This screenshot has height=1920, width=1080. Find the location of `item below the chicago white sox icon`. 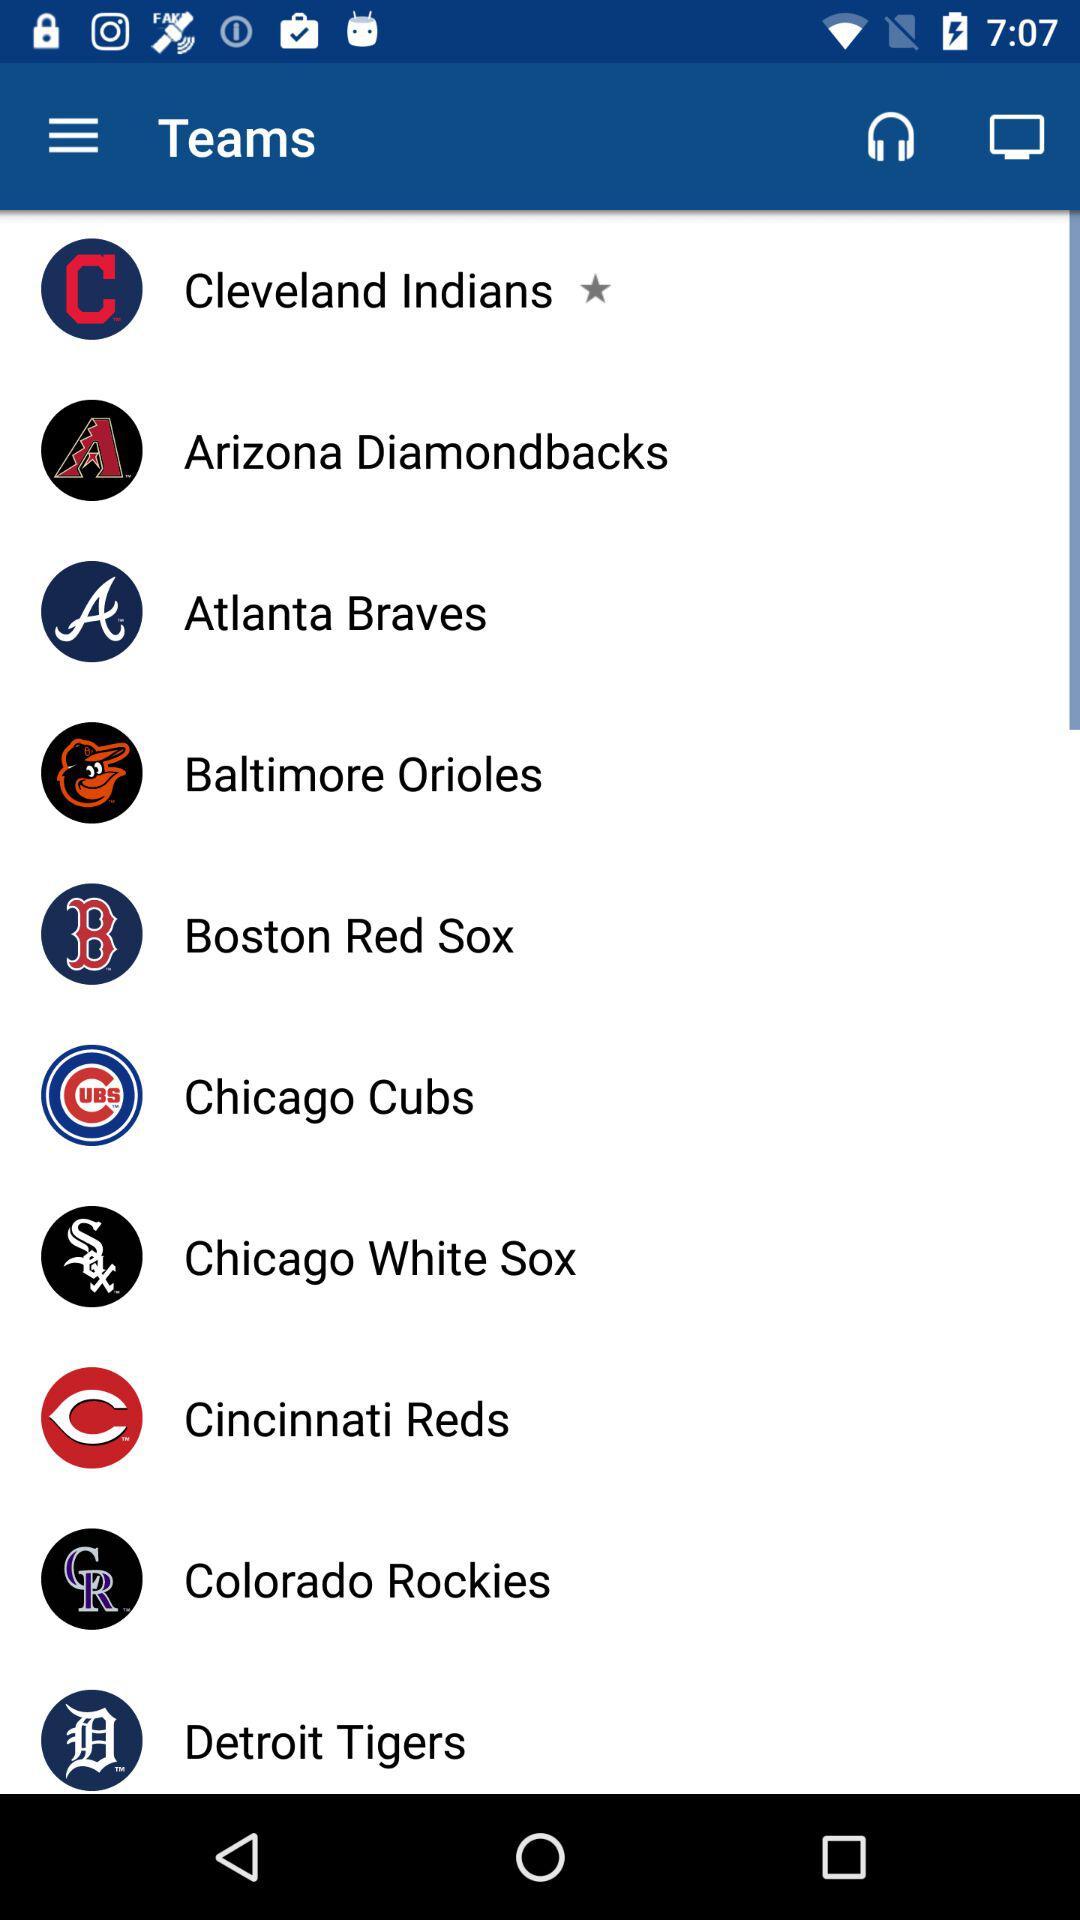

item below the chicago white sox icon is located at coordinates (345, 1416).